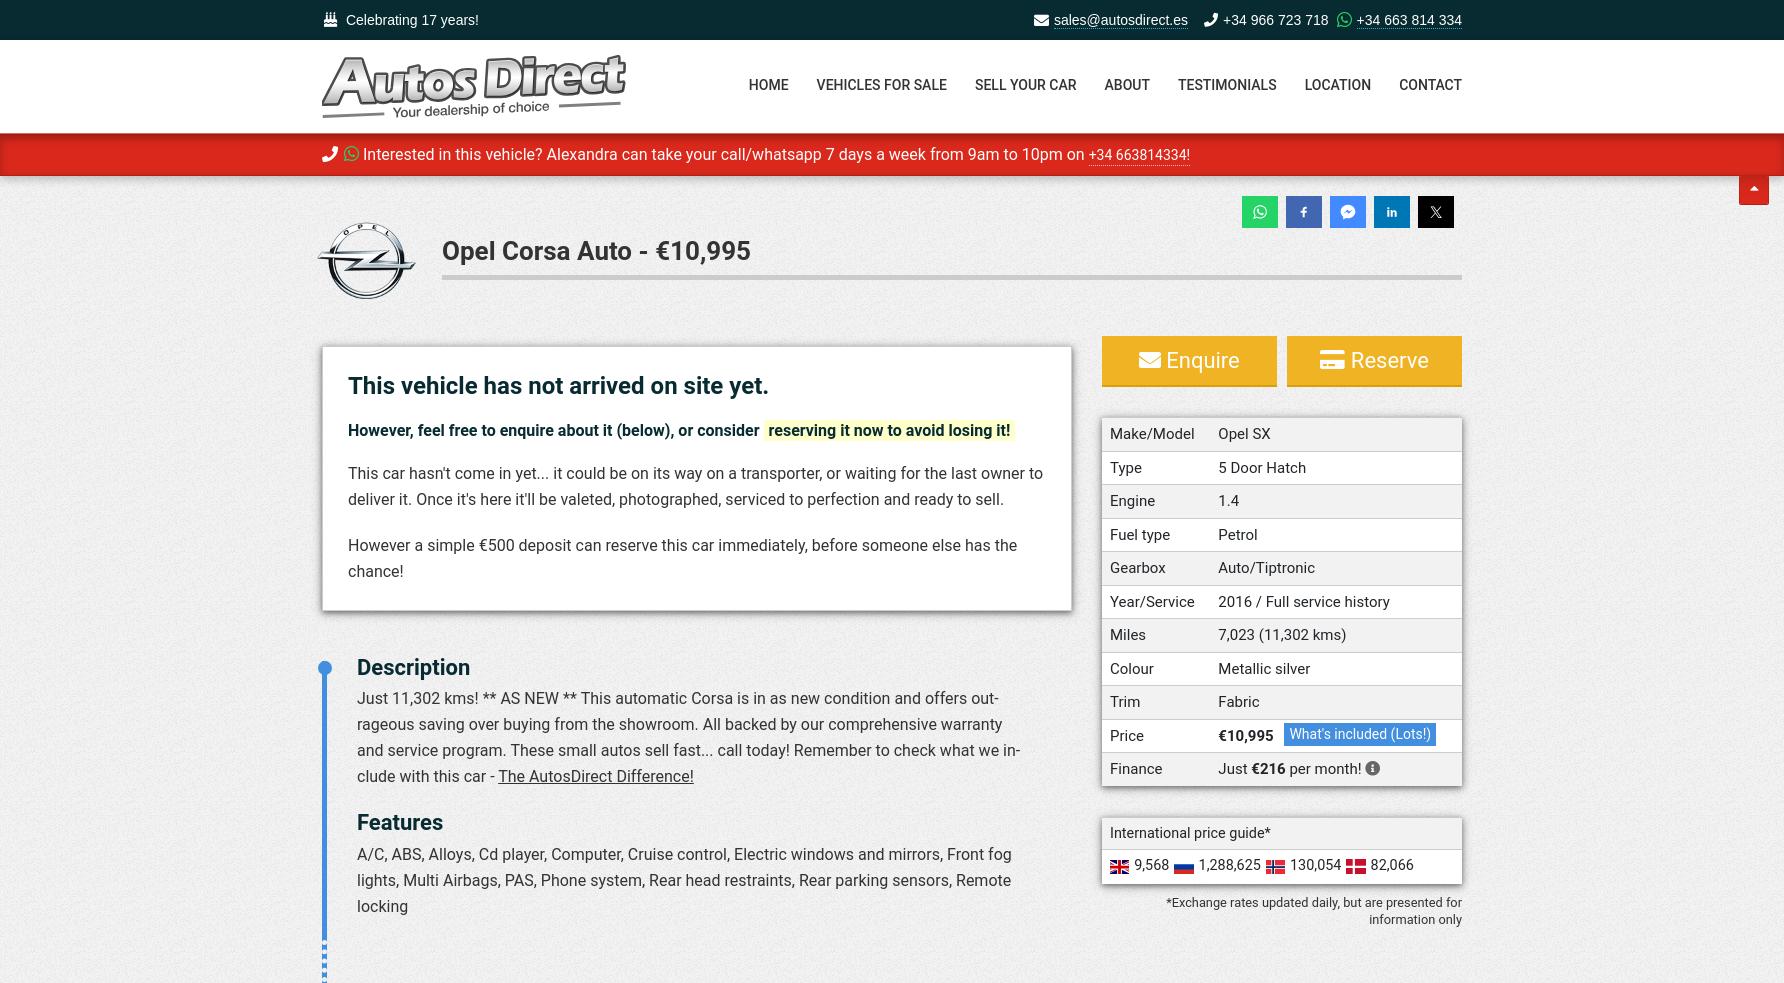 Image resolution: width=1784 pixels, height=983 pixels. I want to click on 'Sell your car', so click(1024, 84).